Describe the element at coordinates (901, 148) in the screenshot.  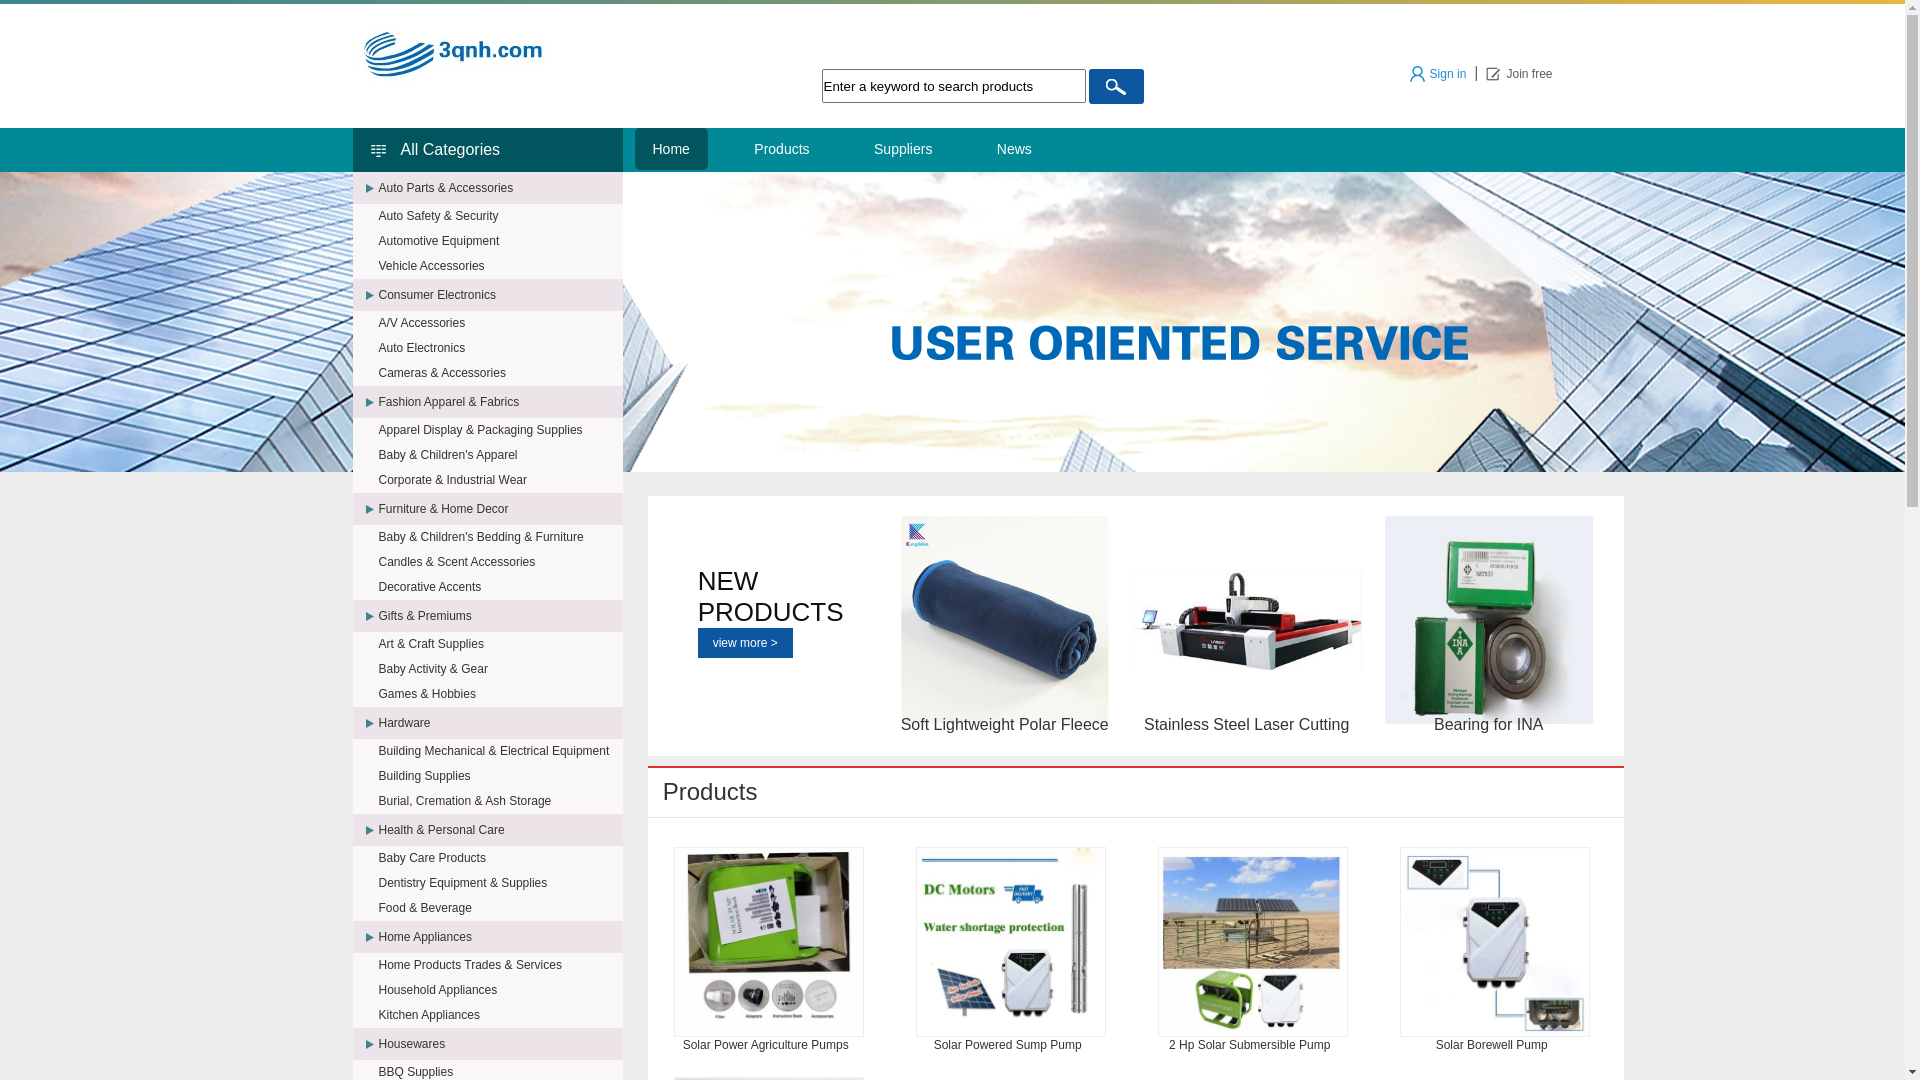
I see `'Suppliers'` at that location.